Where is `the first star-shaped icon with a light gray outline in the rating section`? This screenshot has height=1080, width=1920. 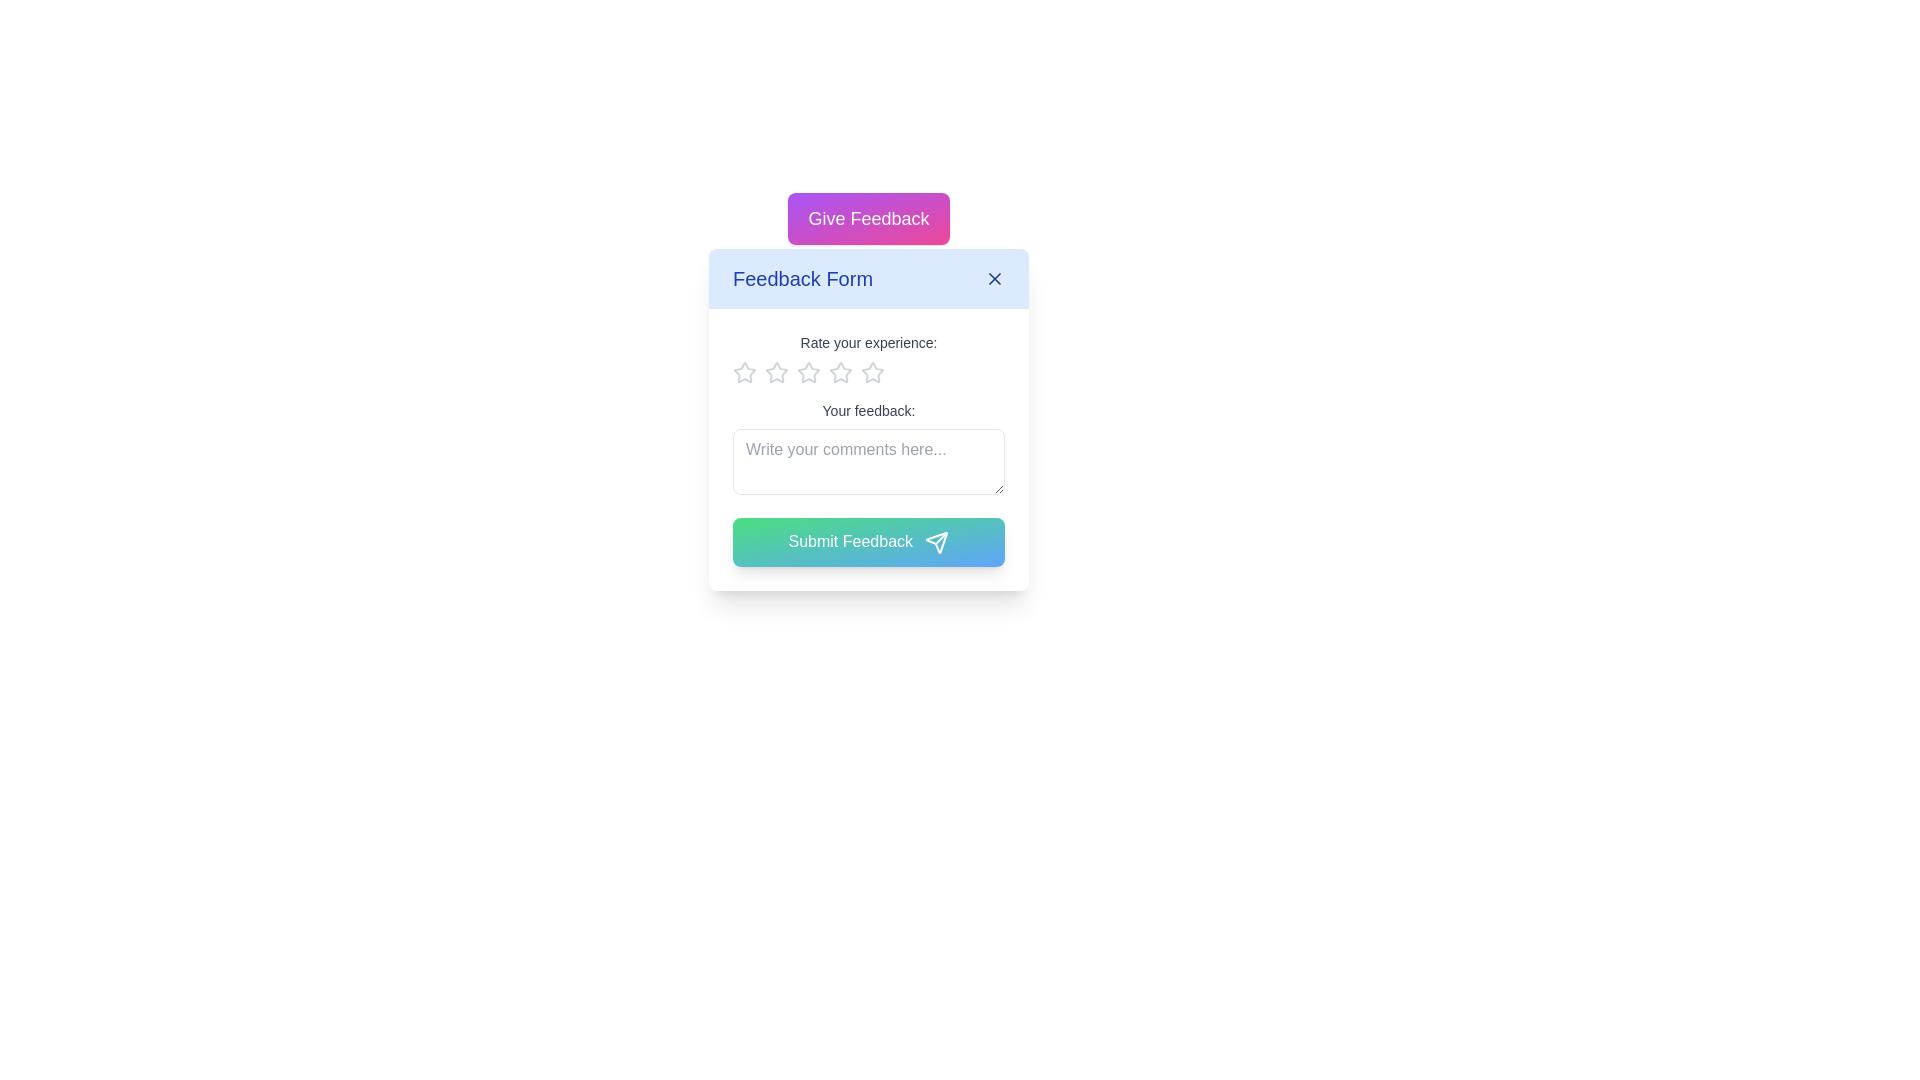 the first star-shaped icon with a light gray outline in the rating section is located at coordinates (743, 373).